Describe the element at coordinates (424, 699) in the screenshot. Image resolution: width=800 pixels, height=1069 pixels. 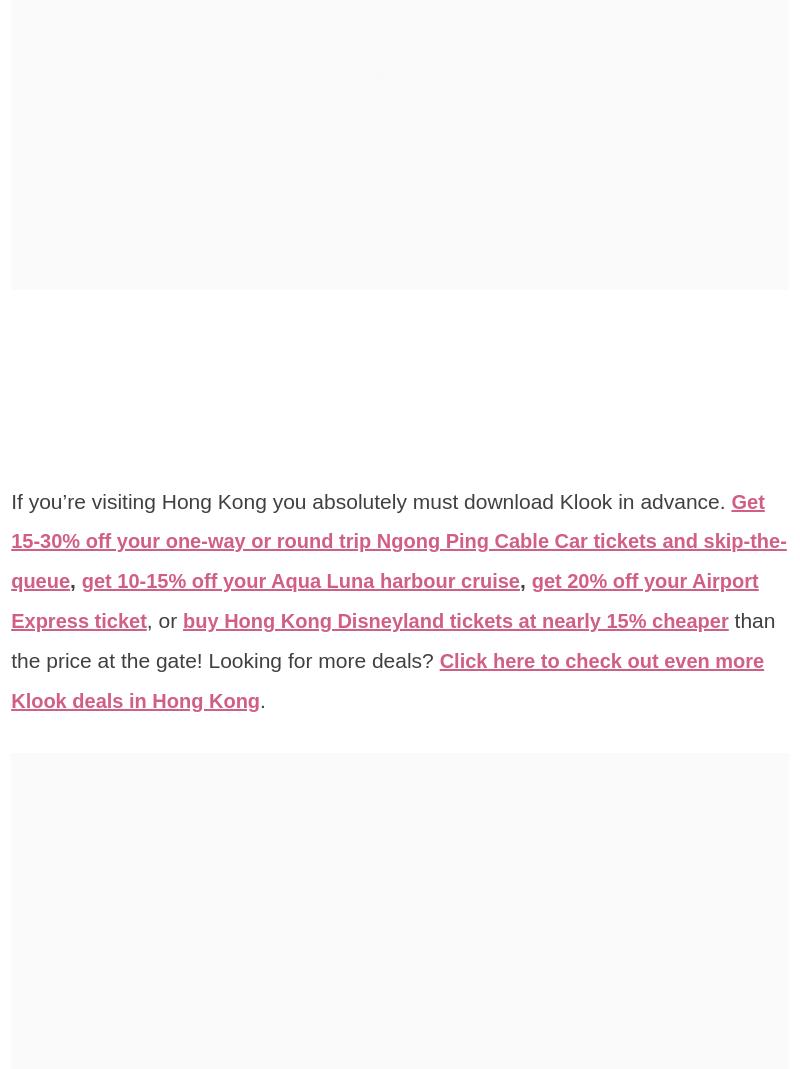
I see `'.'` at that location.